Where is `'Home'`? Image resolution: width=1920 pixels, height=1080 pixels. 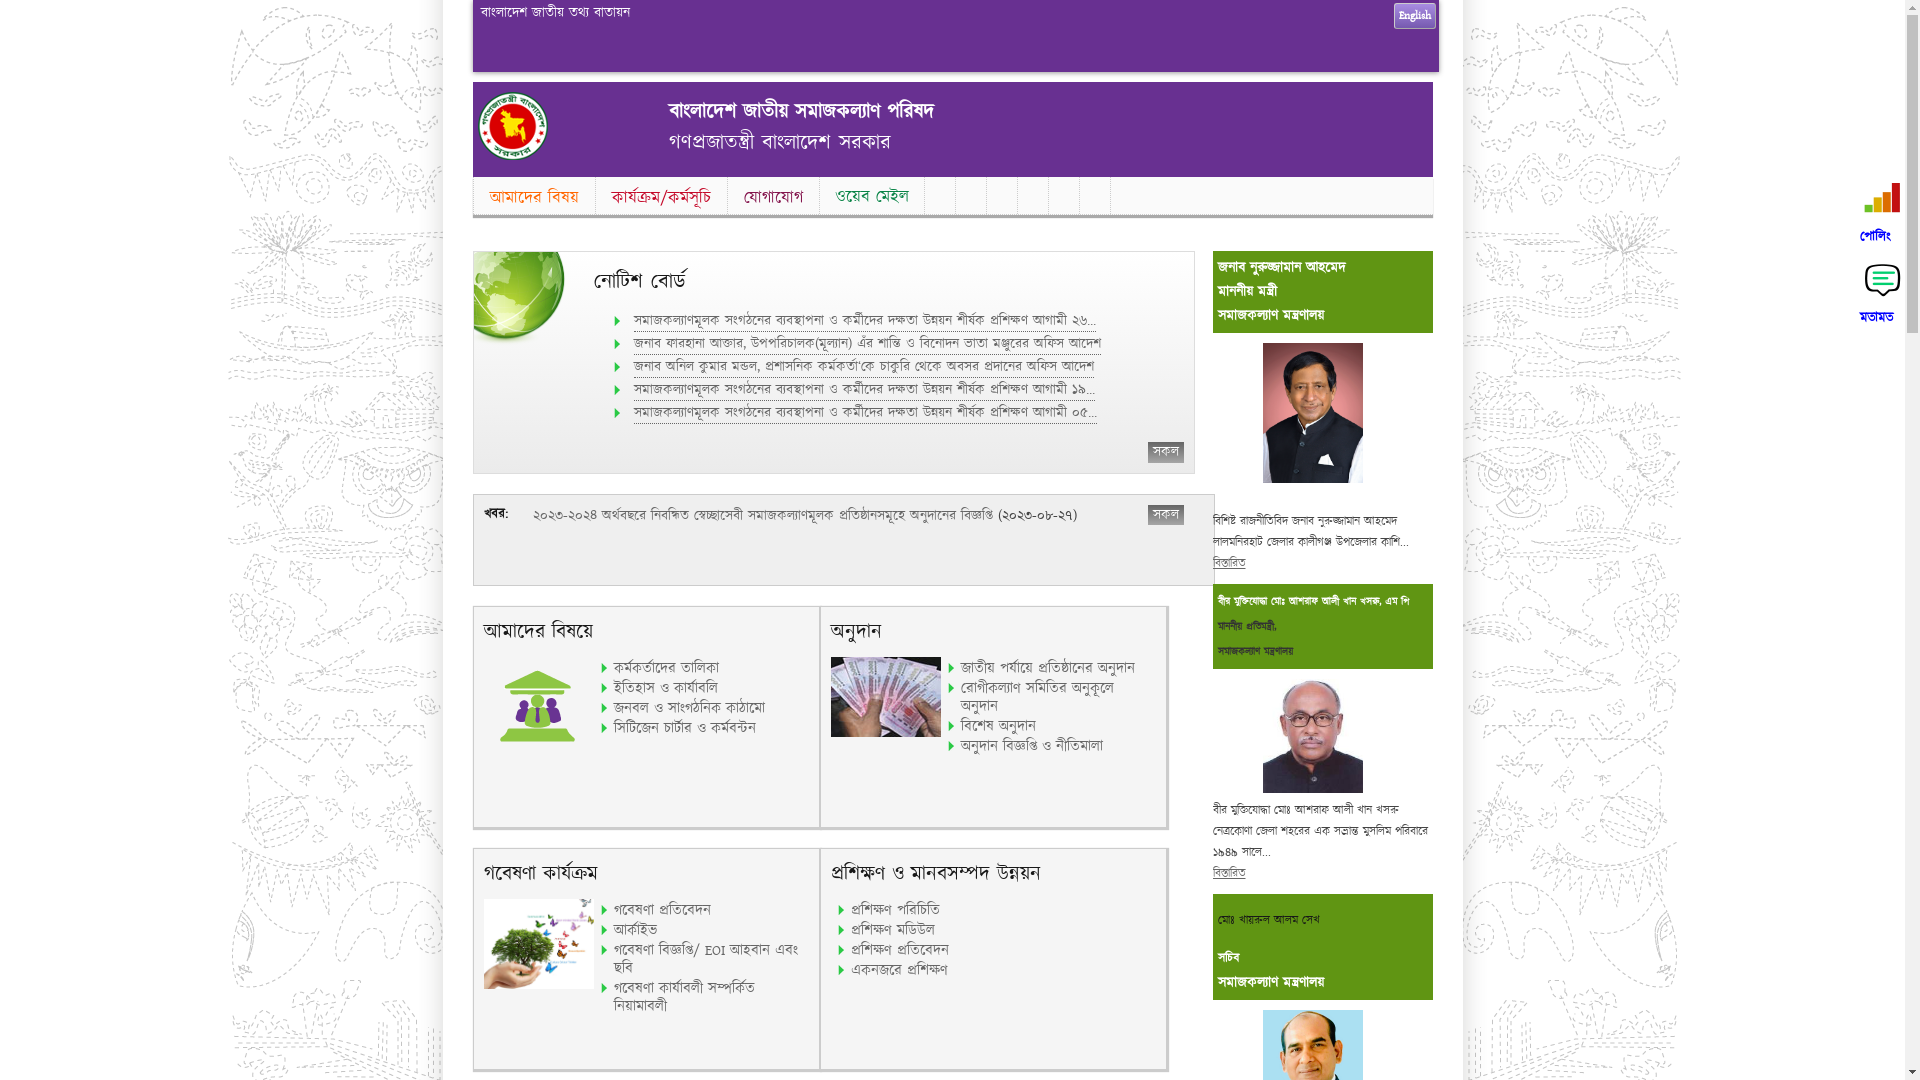
'Home' is located at coordinates (477, 154).